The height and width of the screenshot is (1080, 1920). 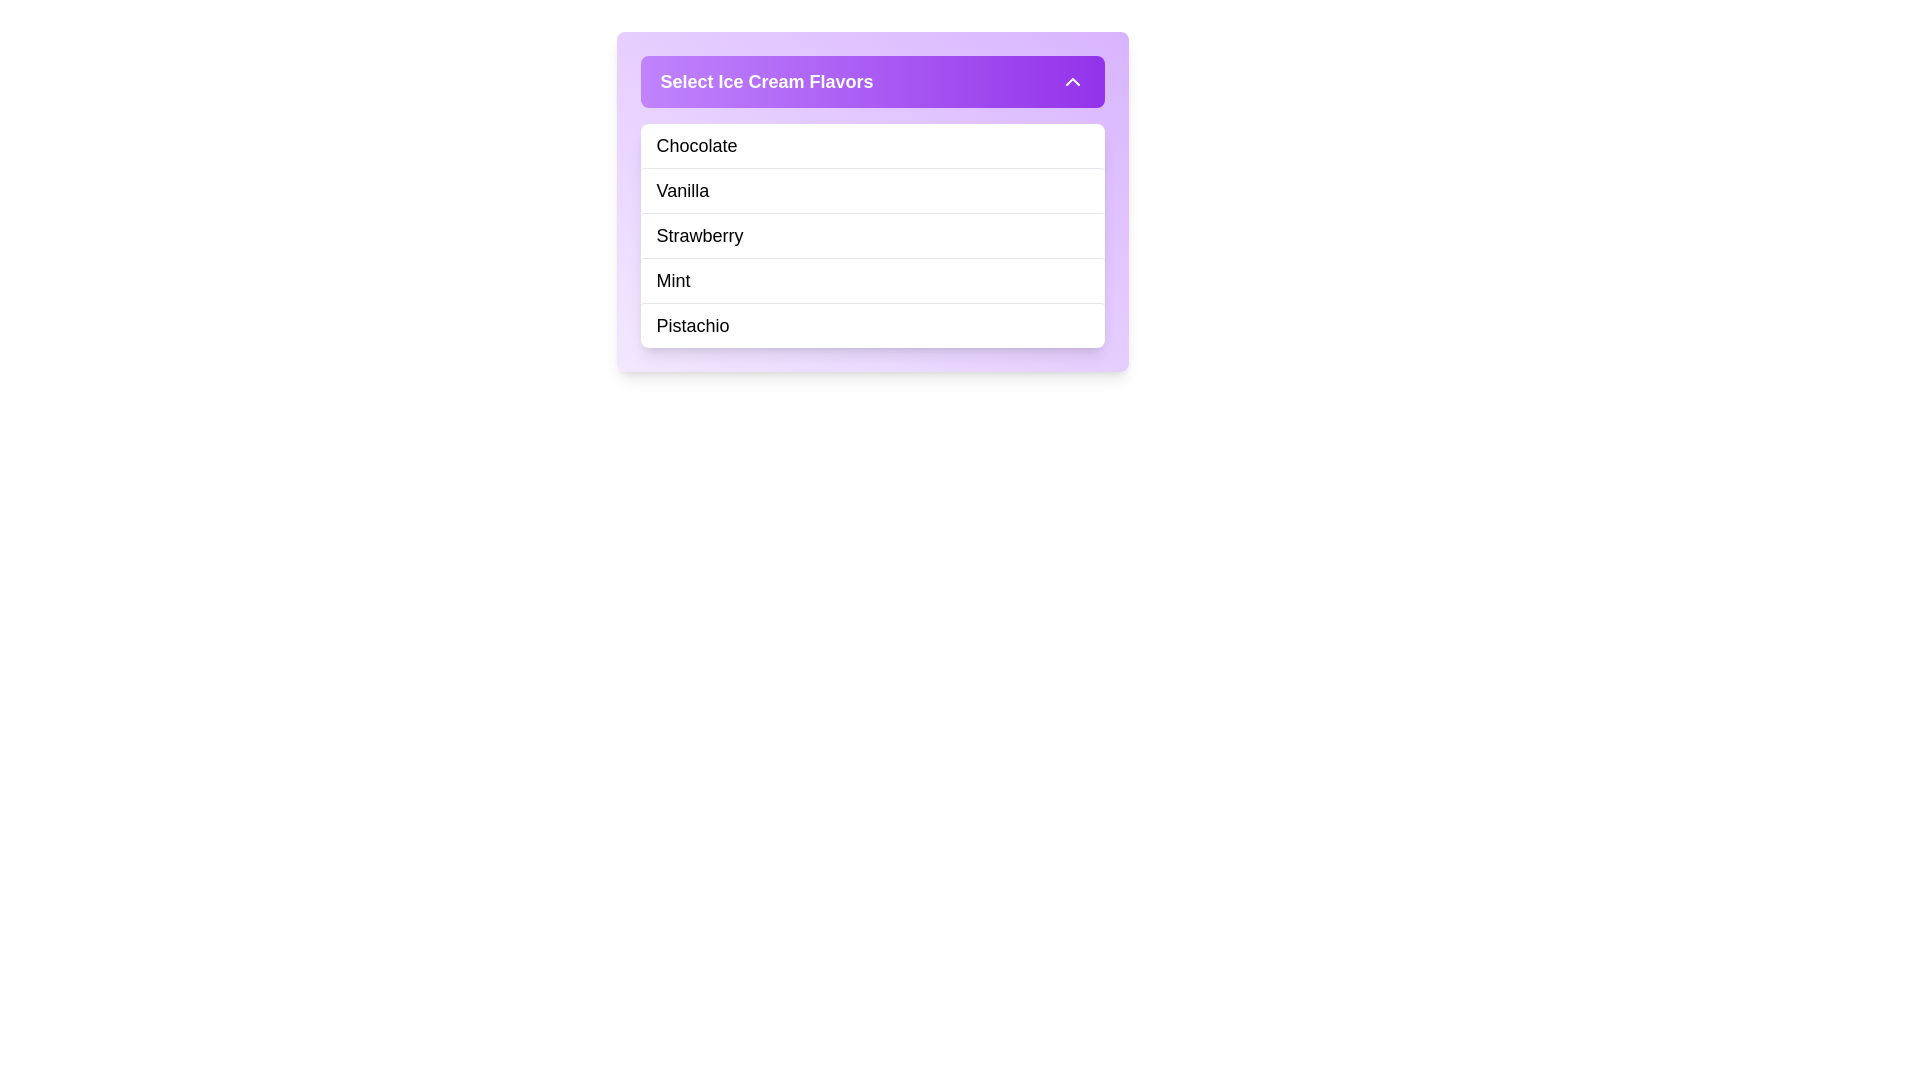 What do you see at coordinates (673, 281) in the screenshot?
I see `the text label displaying the word 'Mint', which is the fourth item in the vertical list of ice cream flavors, positioned between 'Strawberry' and 'Pistachio'` at bounding box center [673, 281].